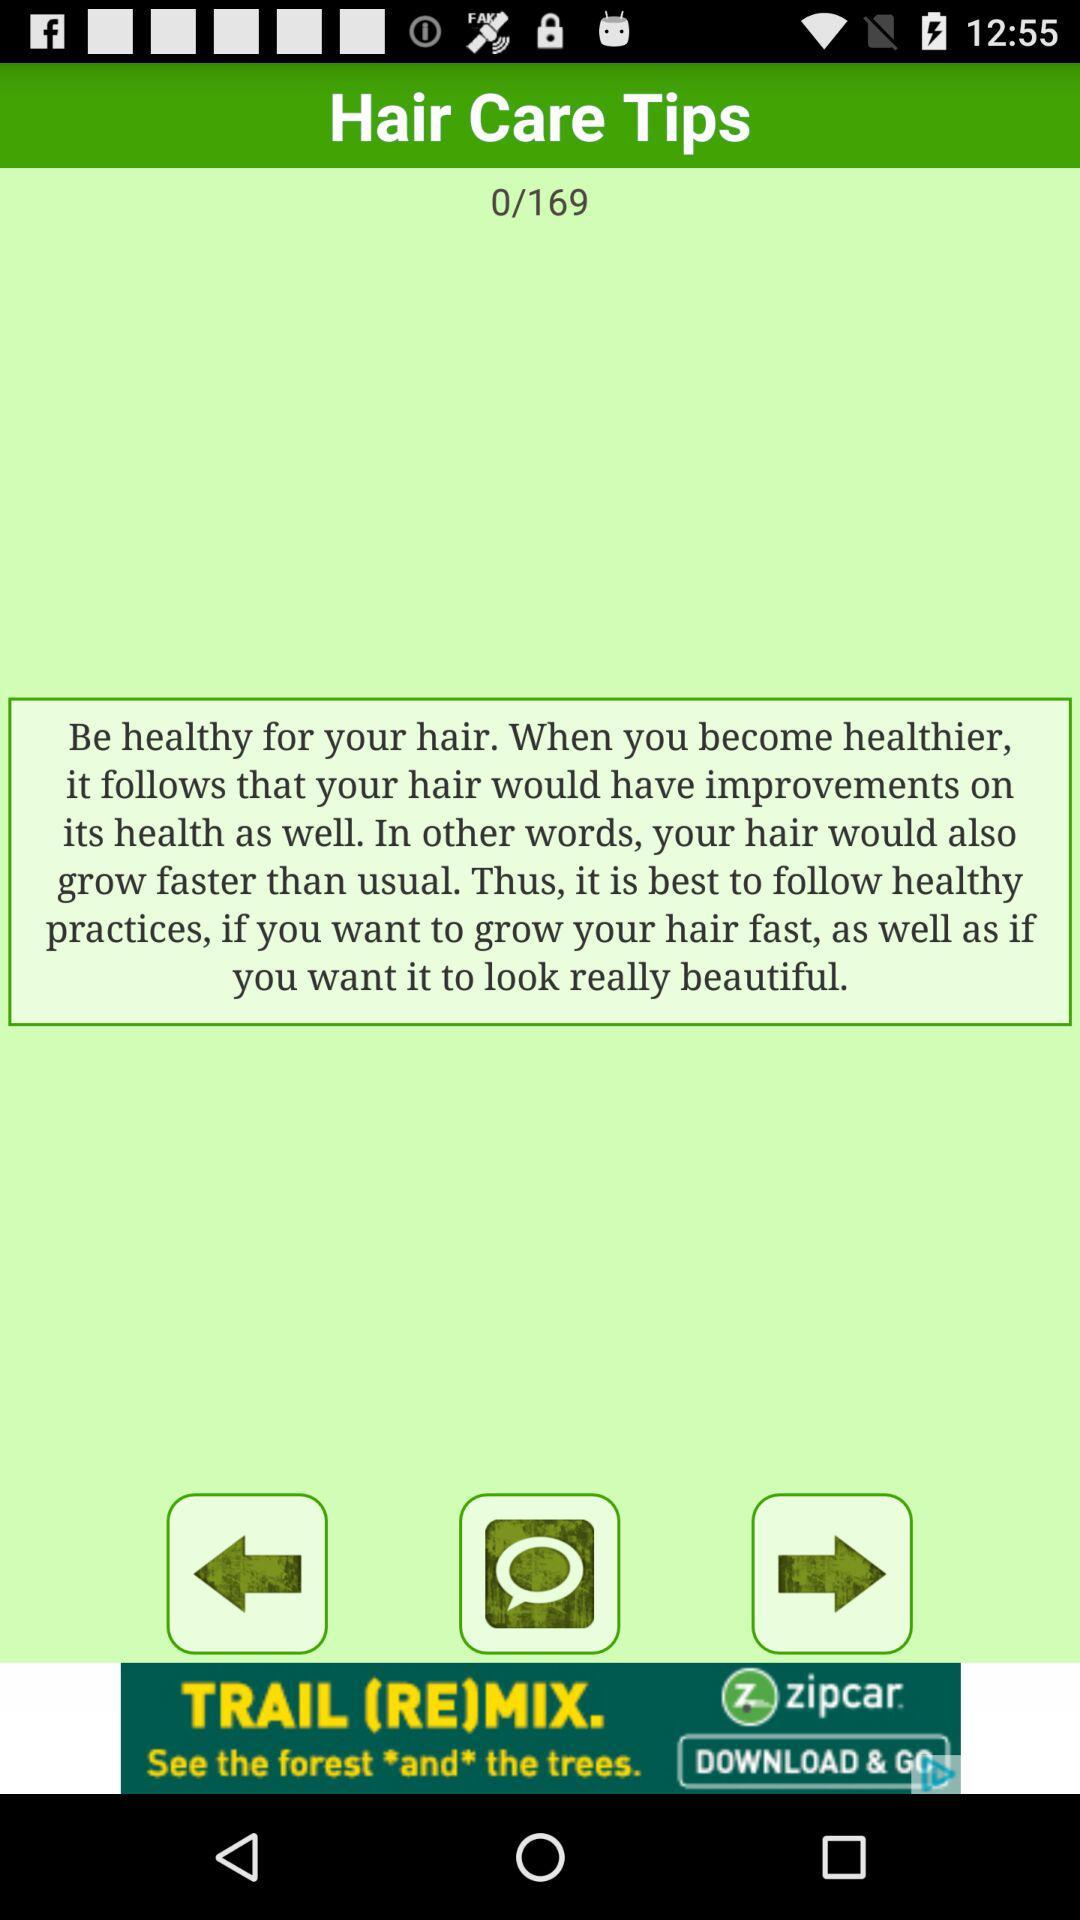 The image size is (1080, 1920). Describe the element at coordinates (540, 1727) in the screenshot. I see `banner advertisement` at that location.